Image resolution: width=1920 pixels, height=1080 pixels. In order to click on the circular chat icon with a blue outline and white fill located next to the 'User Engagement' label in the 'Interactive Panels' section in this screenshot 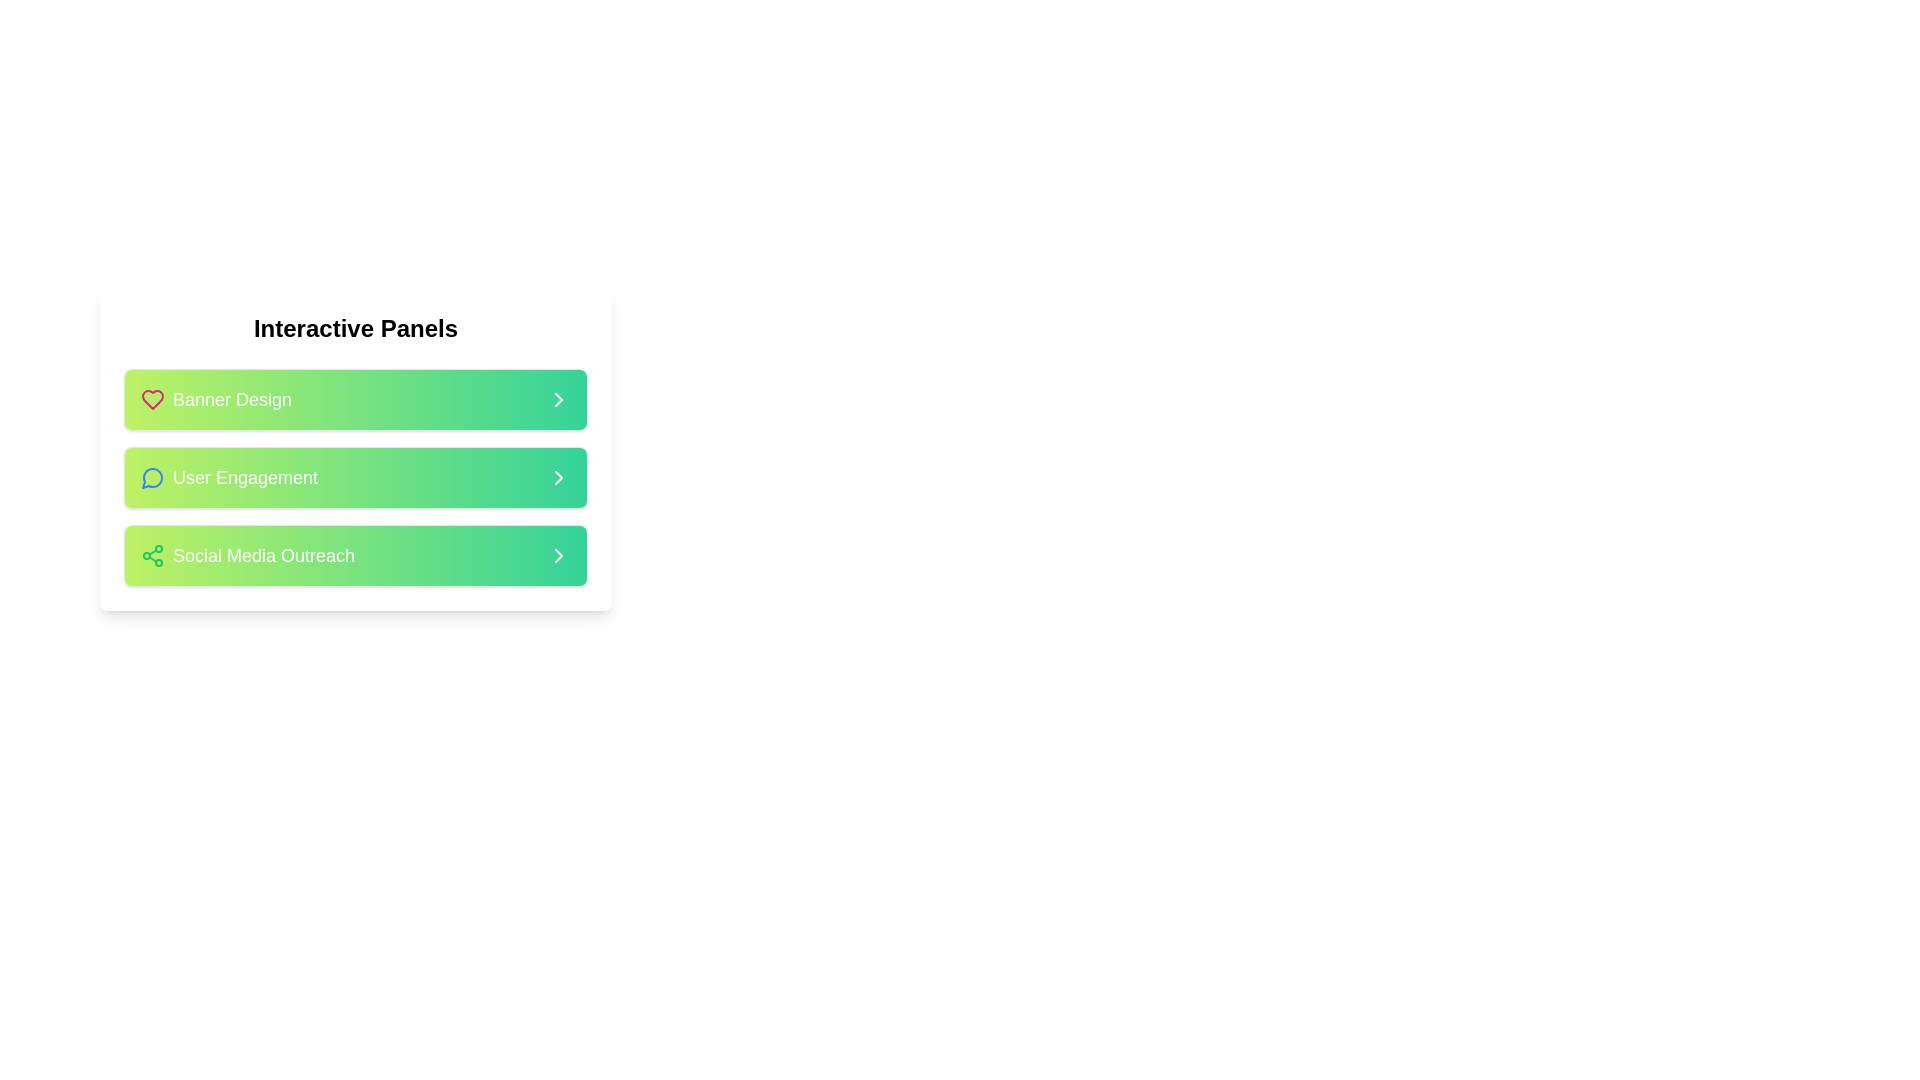, I will do `click(151, 478)`.